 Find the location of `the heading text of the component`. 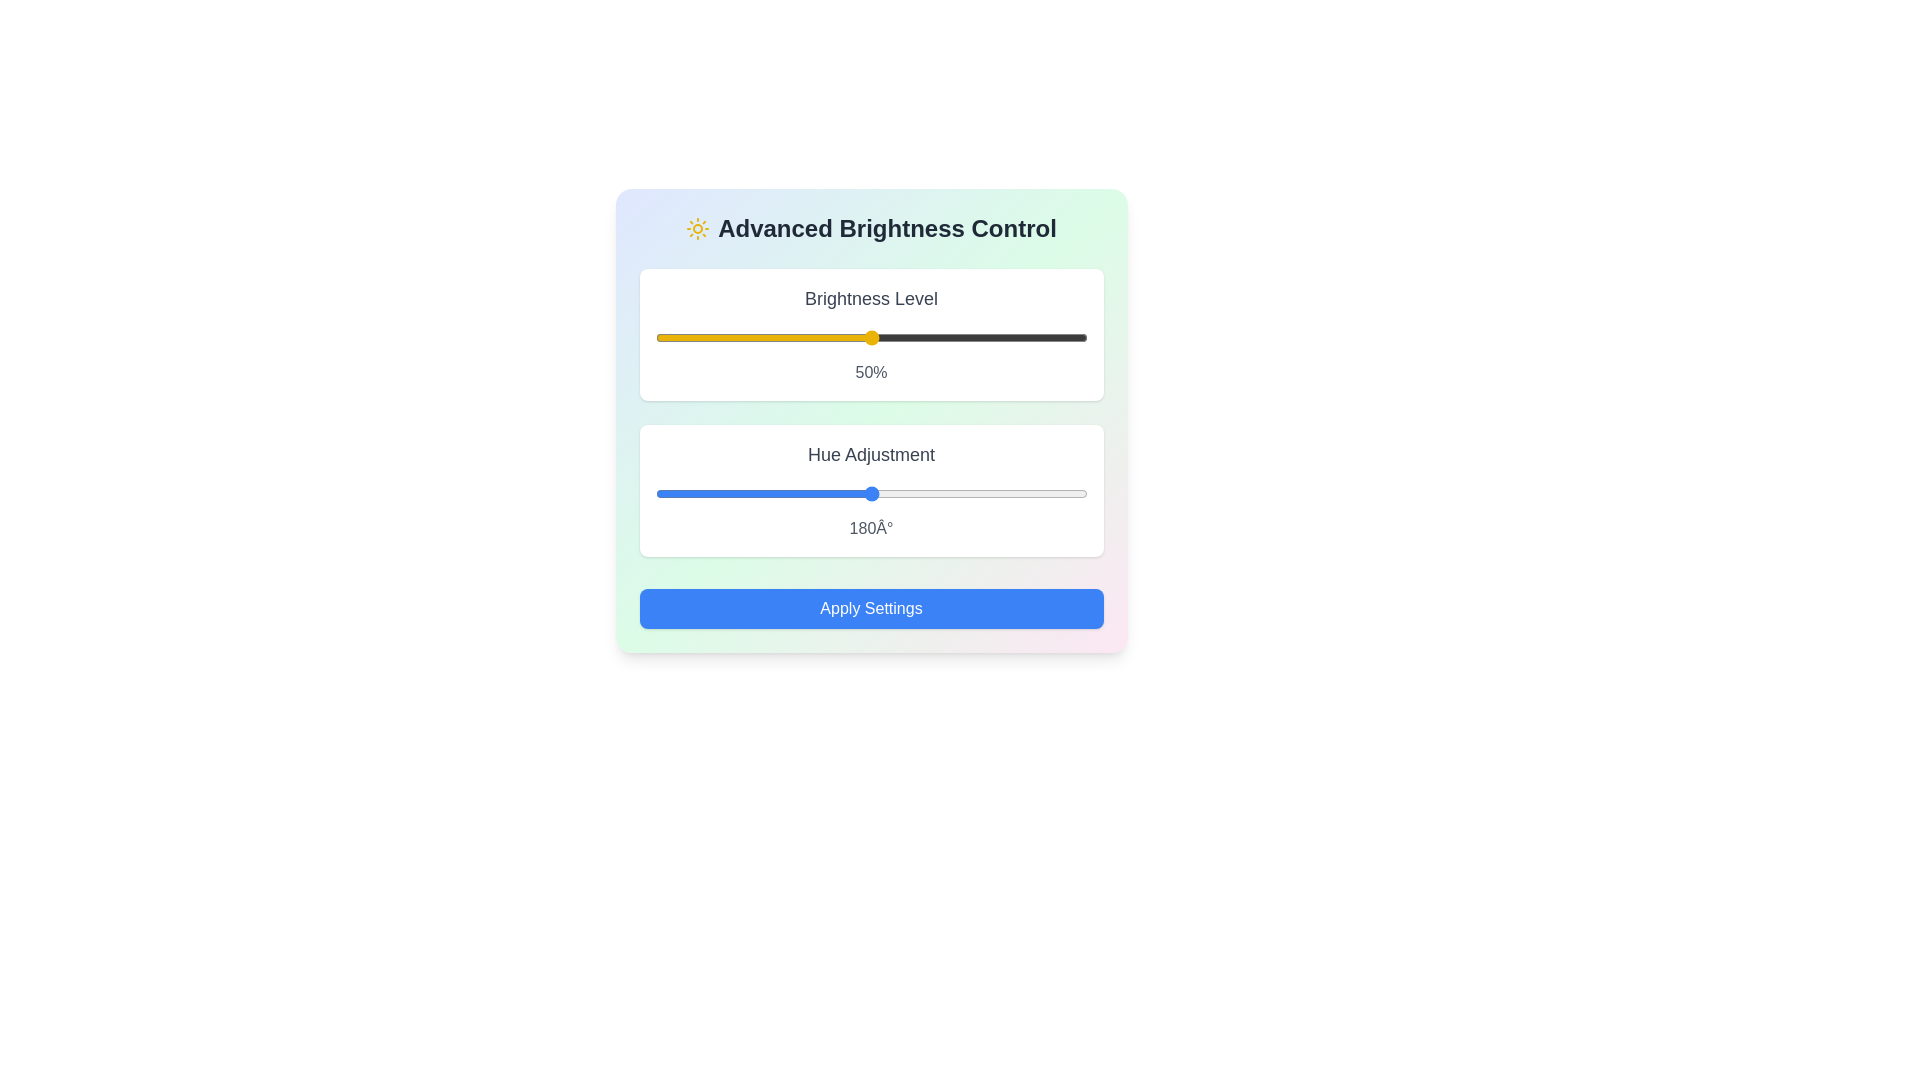

the heading text of the component is located at coordinates (871, 227).